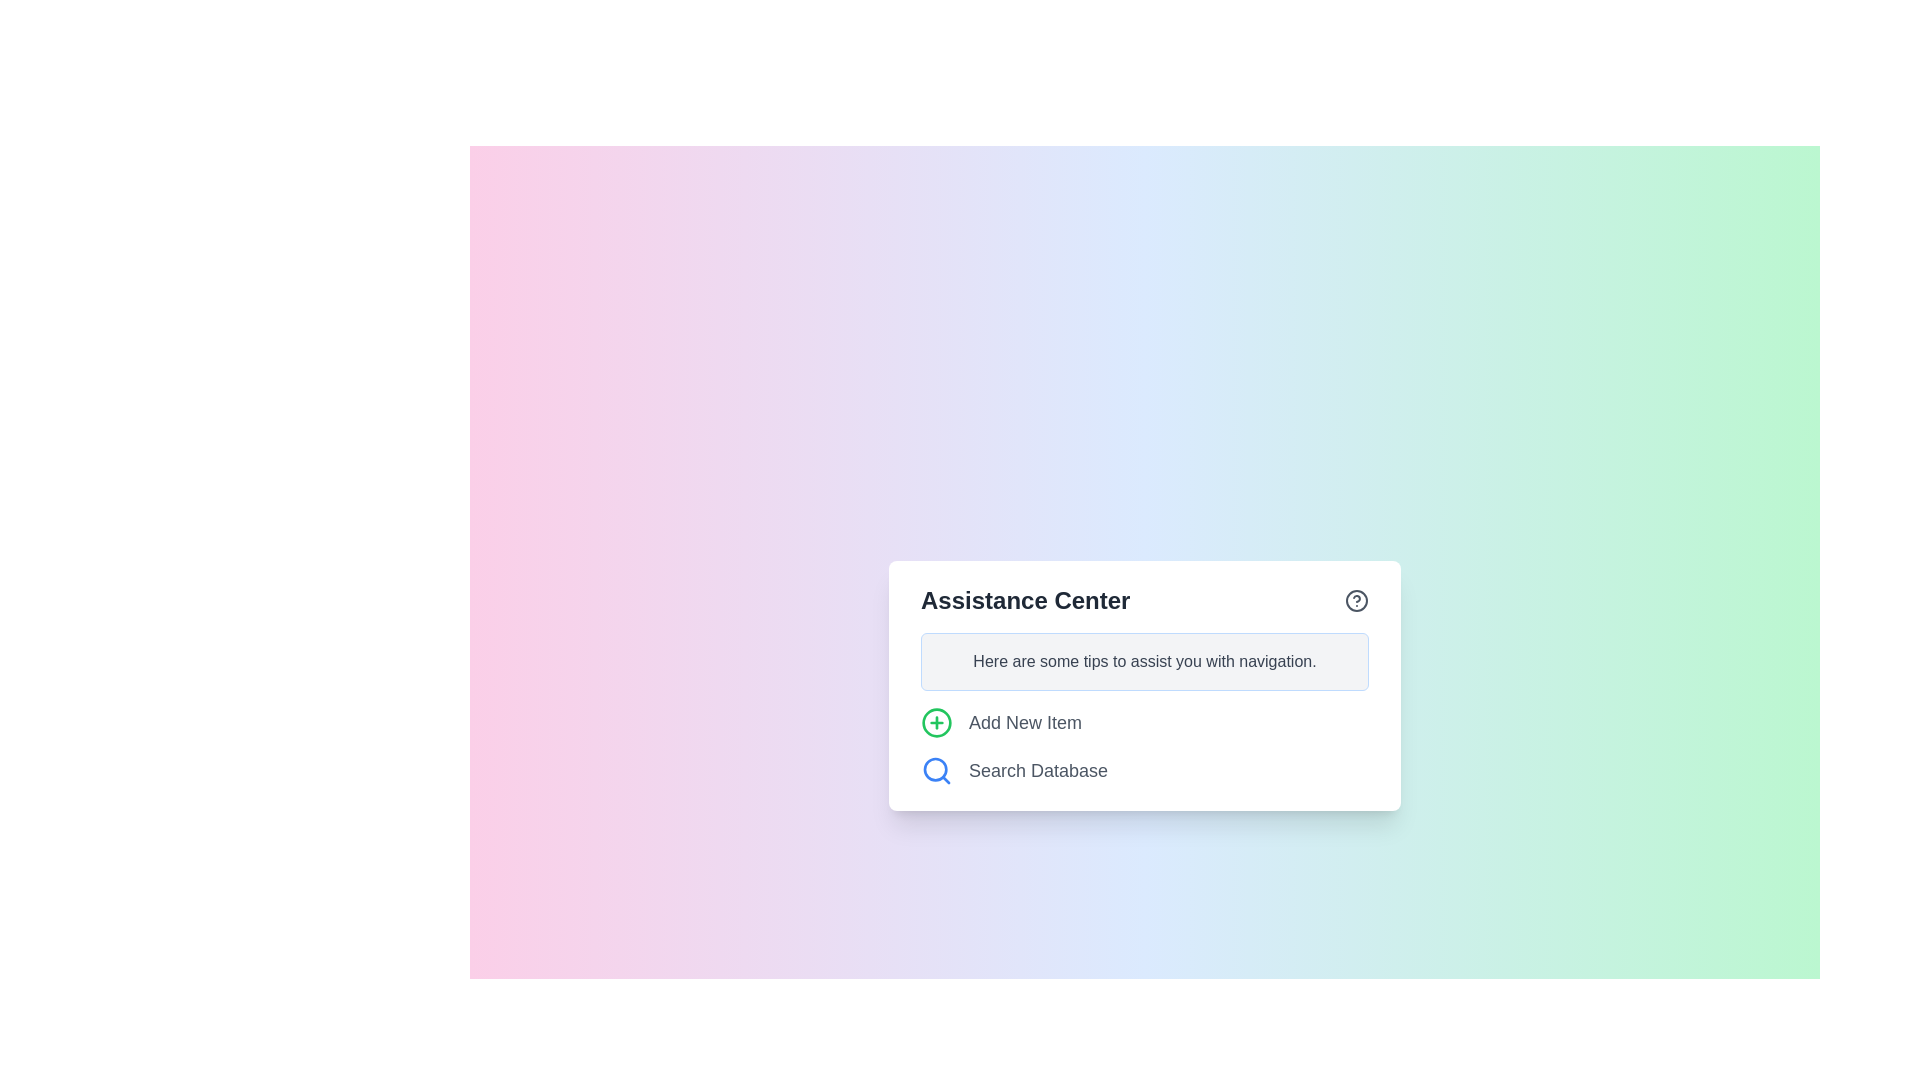 This screenshot has height=1080, width=1920. Describe the element at coordinates (1357, 600) in the screenshot. I see `the circular gray icon featuring a question mark symbol, located prominently to the top-right of the 'Assistance Center' box` at that location.